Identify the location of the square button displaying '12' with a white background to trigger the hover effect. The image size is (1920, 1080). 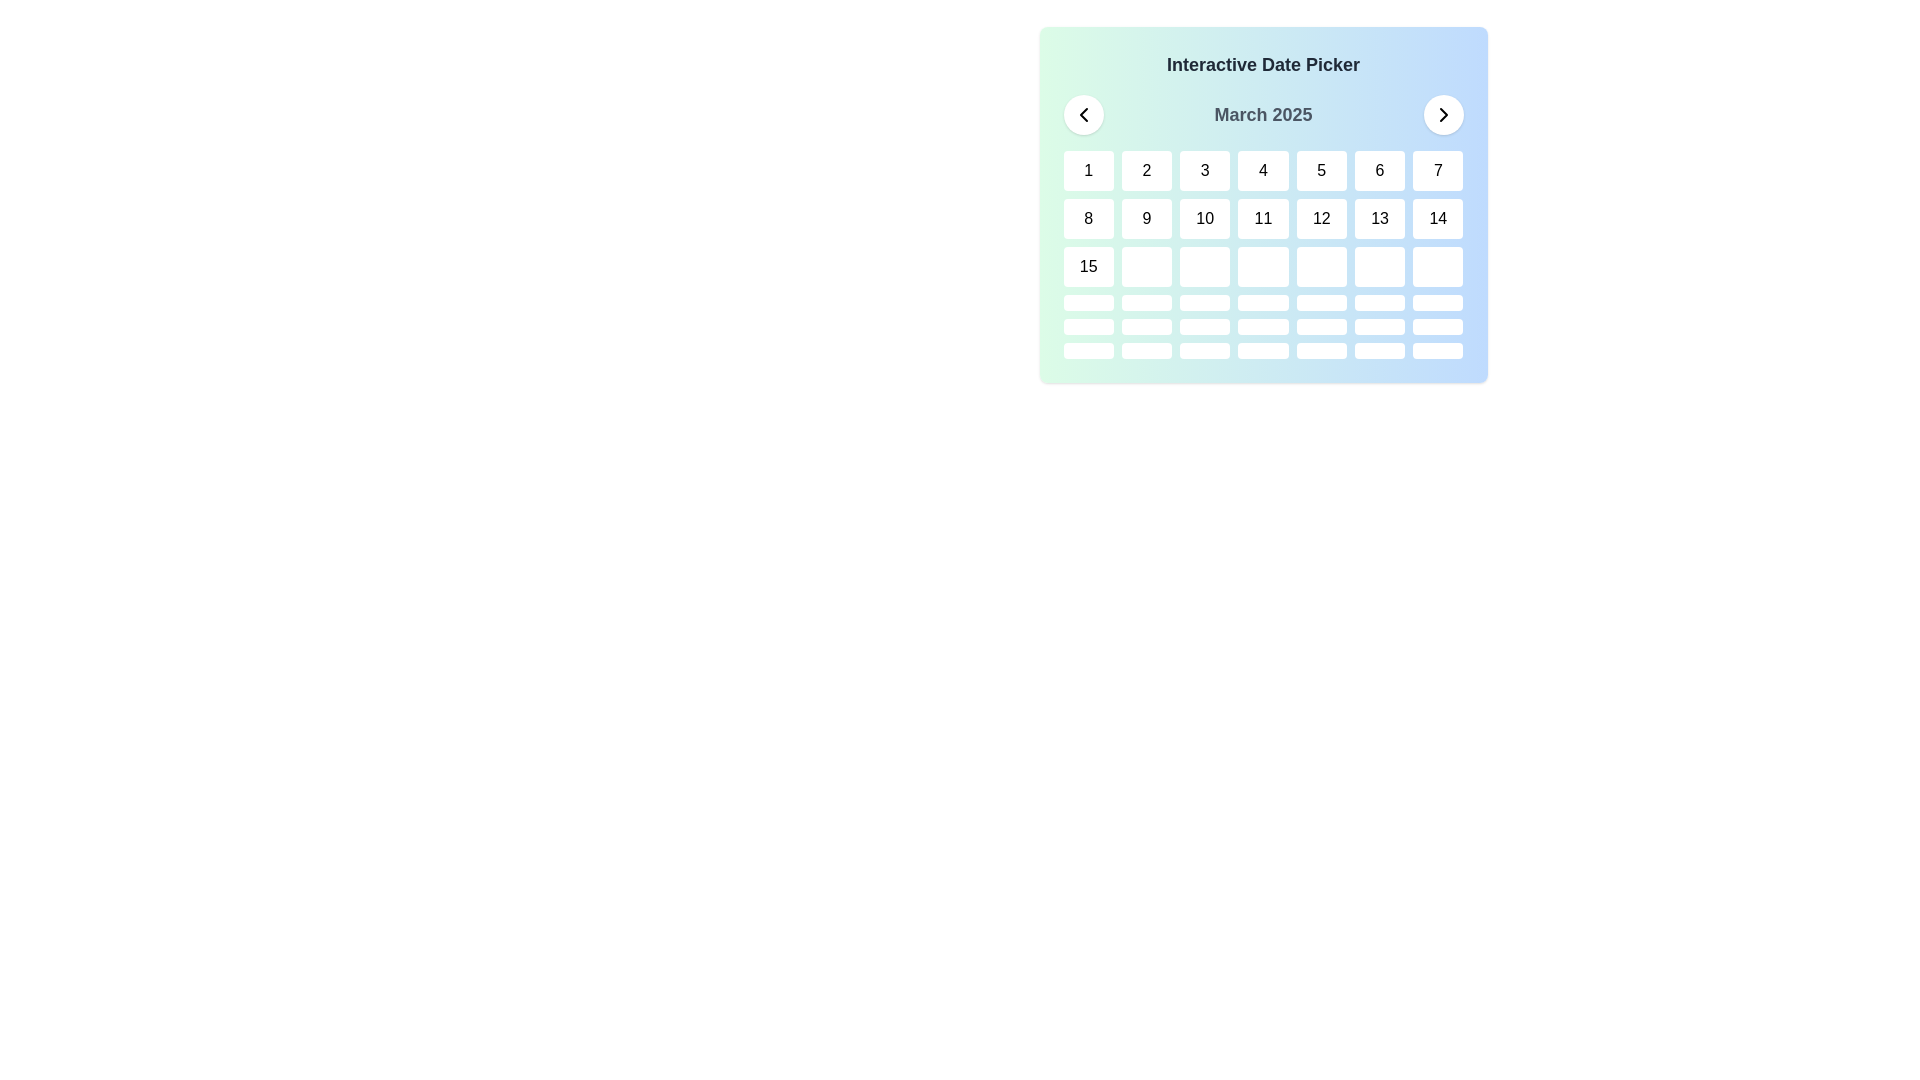
(1321, 219).